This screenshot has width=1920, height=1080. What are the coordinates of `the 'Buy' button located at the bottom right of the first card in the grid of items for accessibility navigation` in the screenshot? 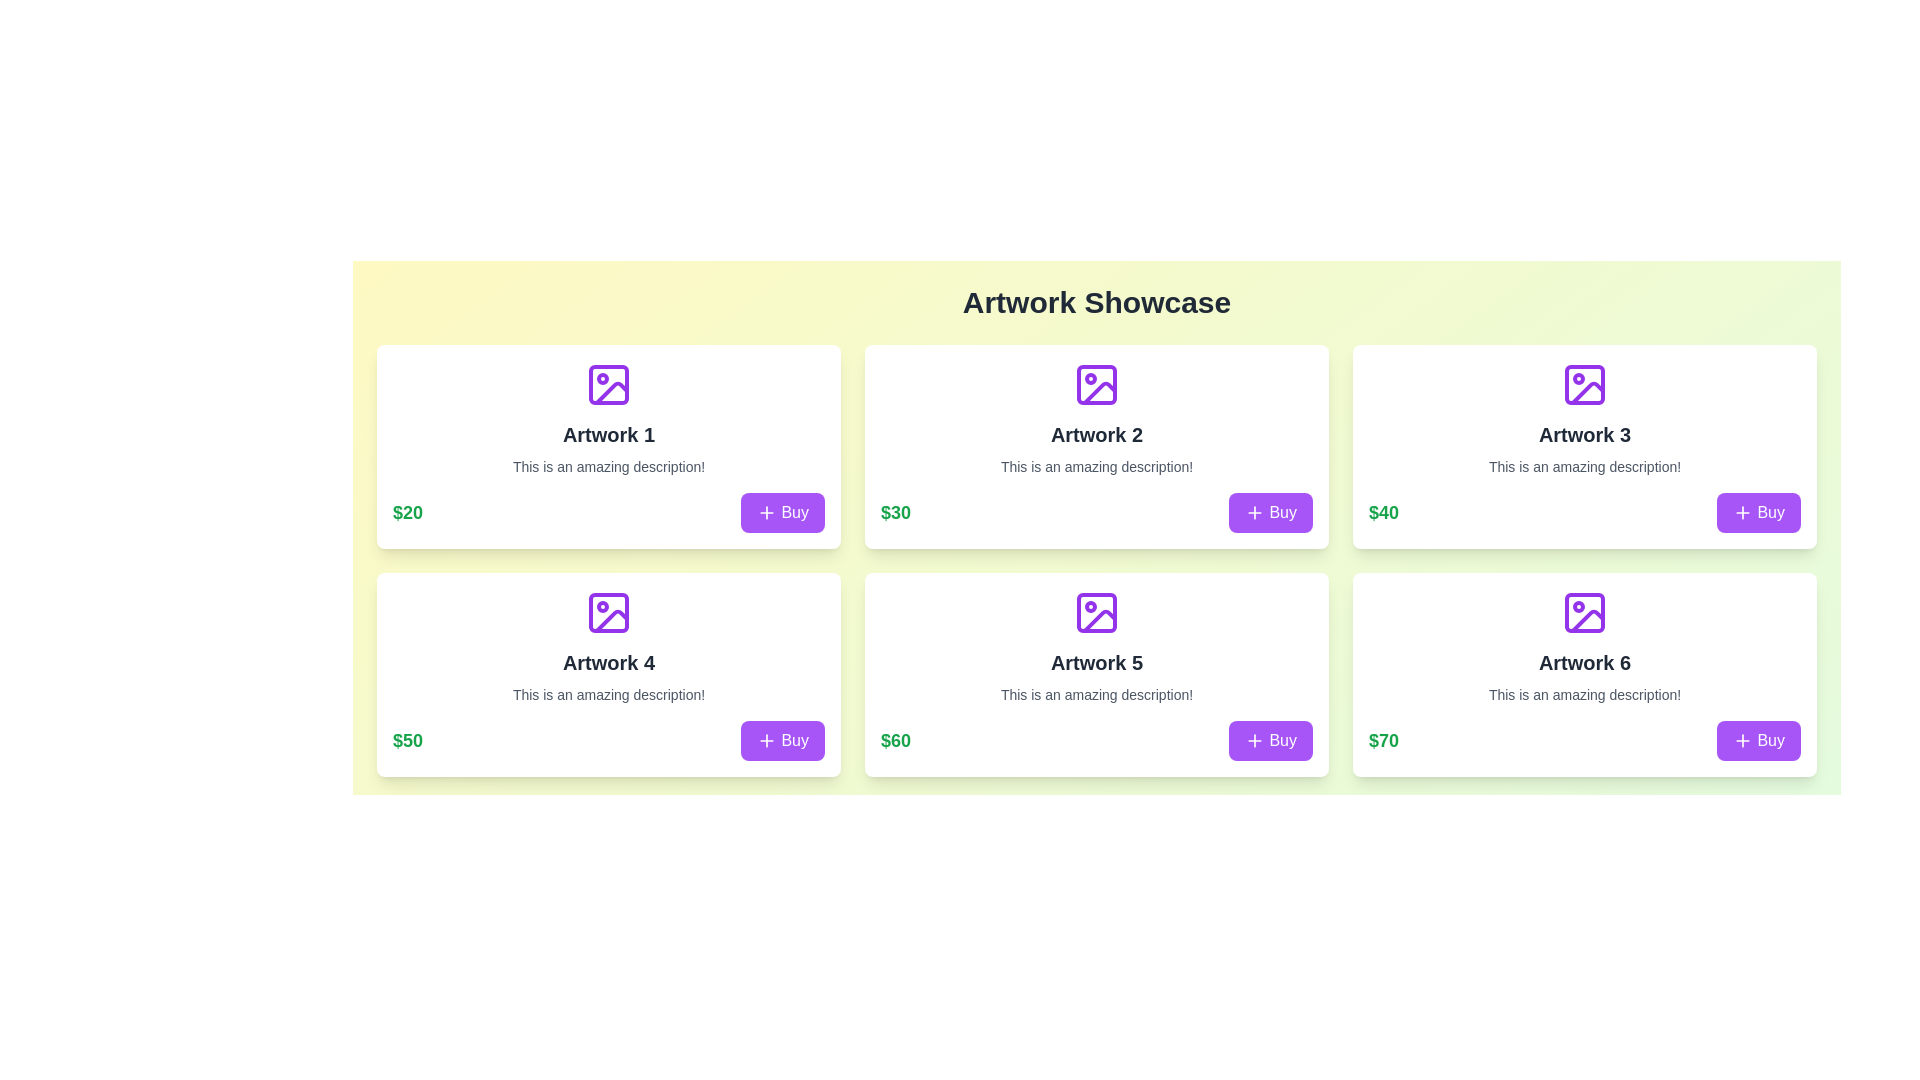 It's located at (782, 512).